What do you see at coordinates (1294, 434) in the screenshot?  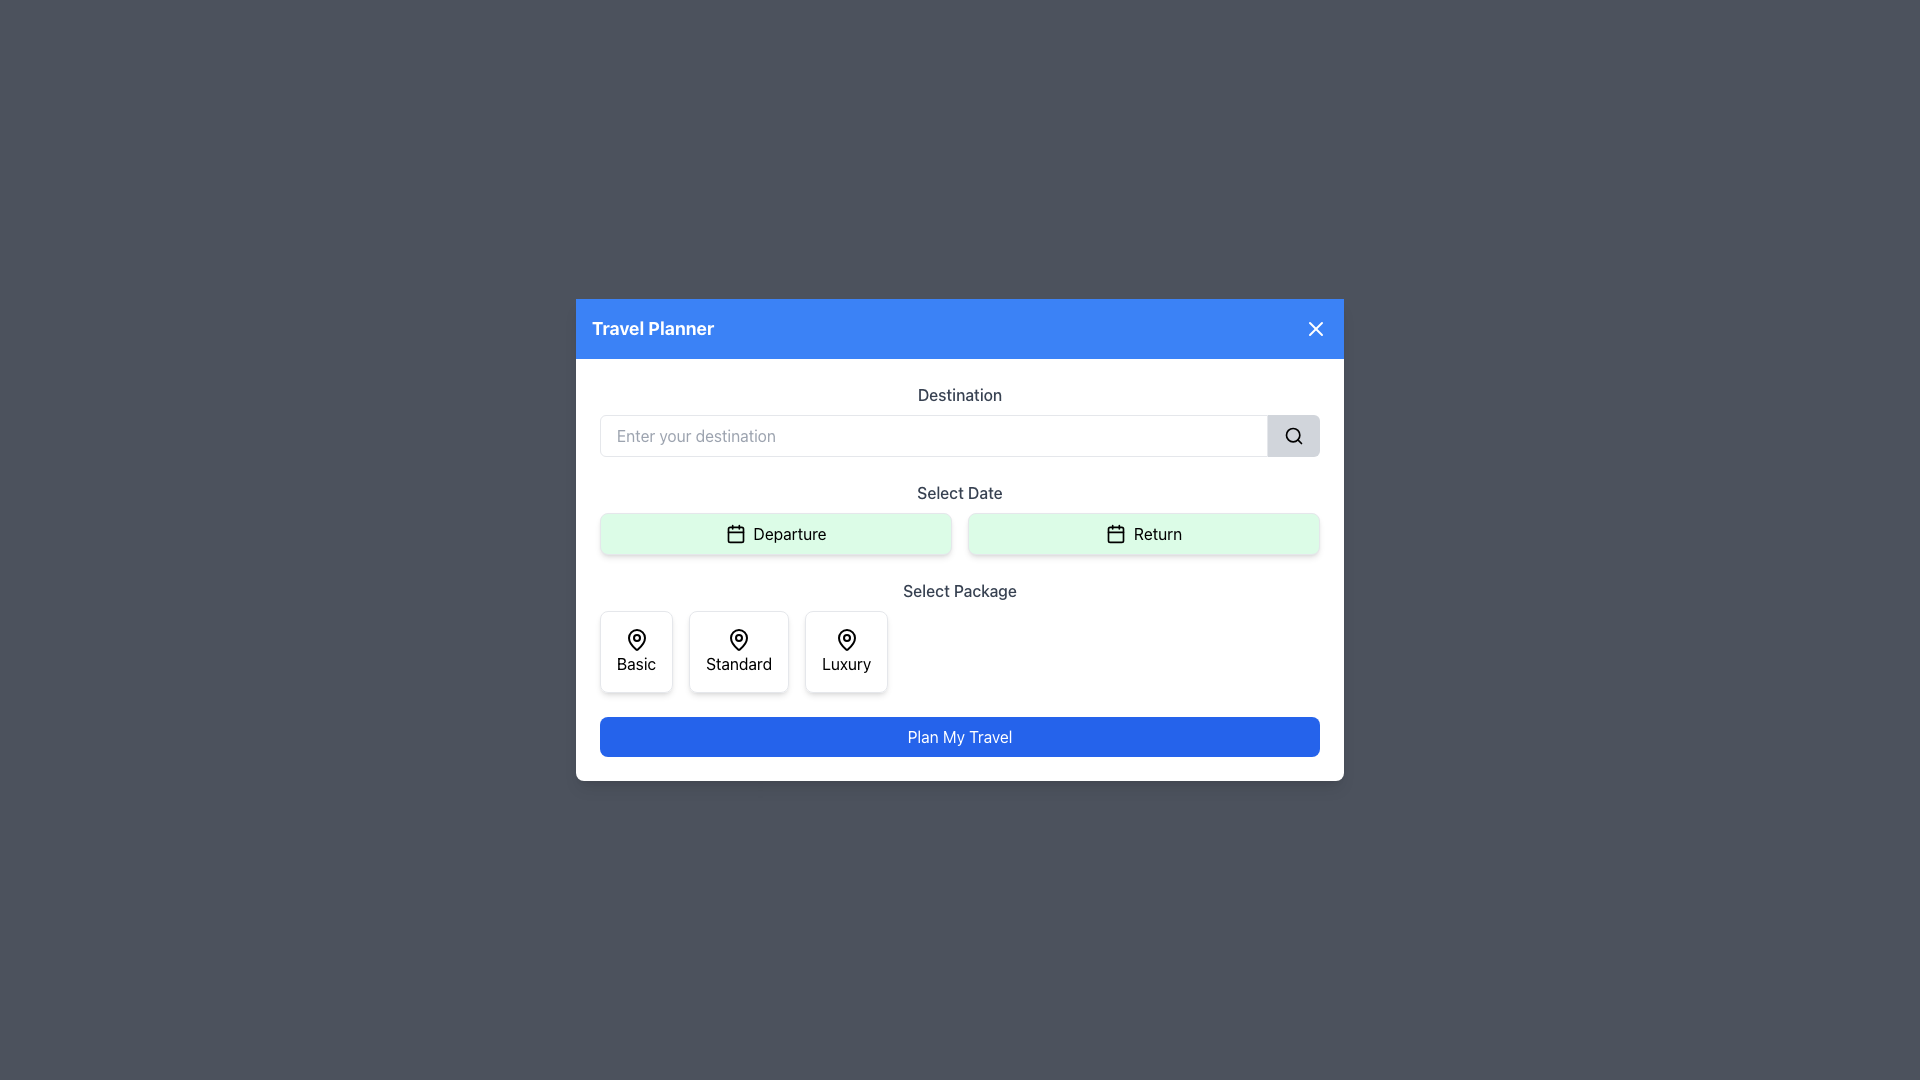 I see `the magnifying glass icon button located near the upper-right corner of the input field labeled 'Destination'` at bounding box center [1294, 434].